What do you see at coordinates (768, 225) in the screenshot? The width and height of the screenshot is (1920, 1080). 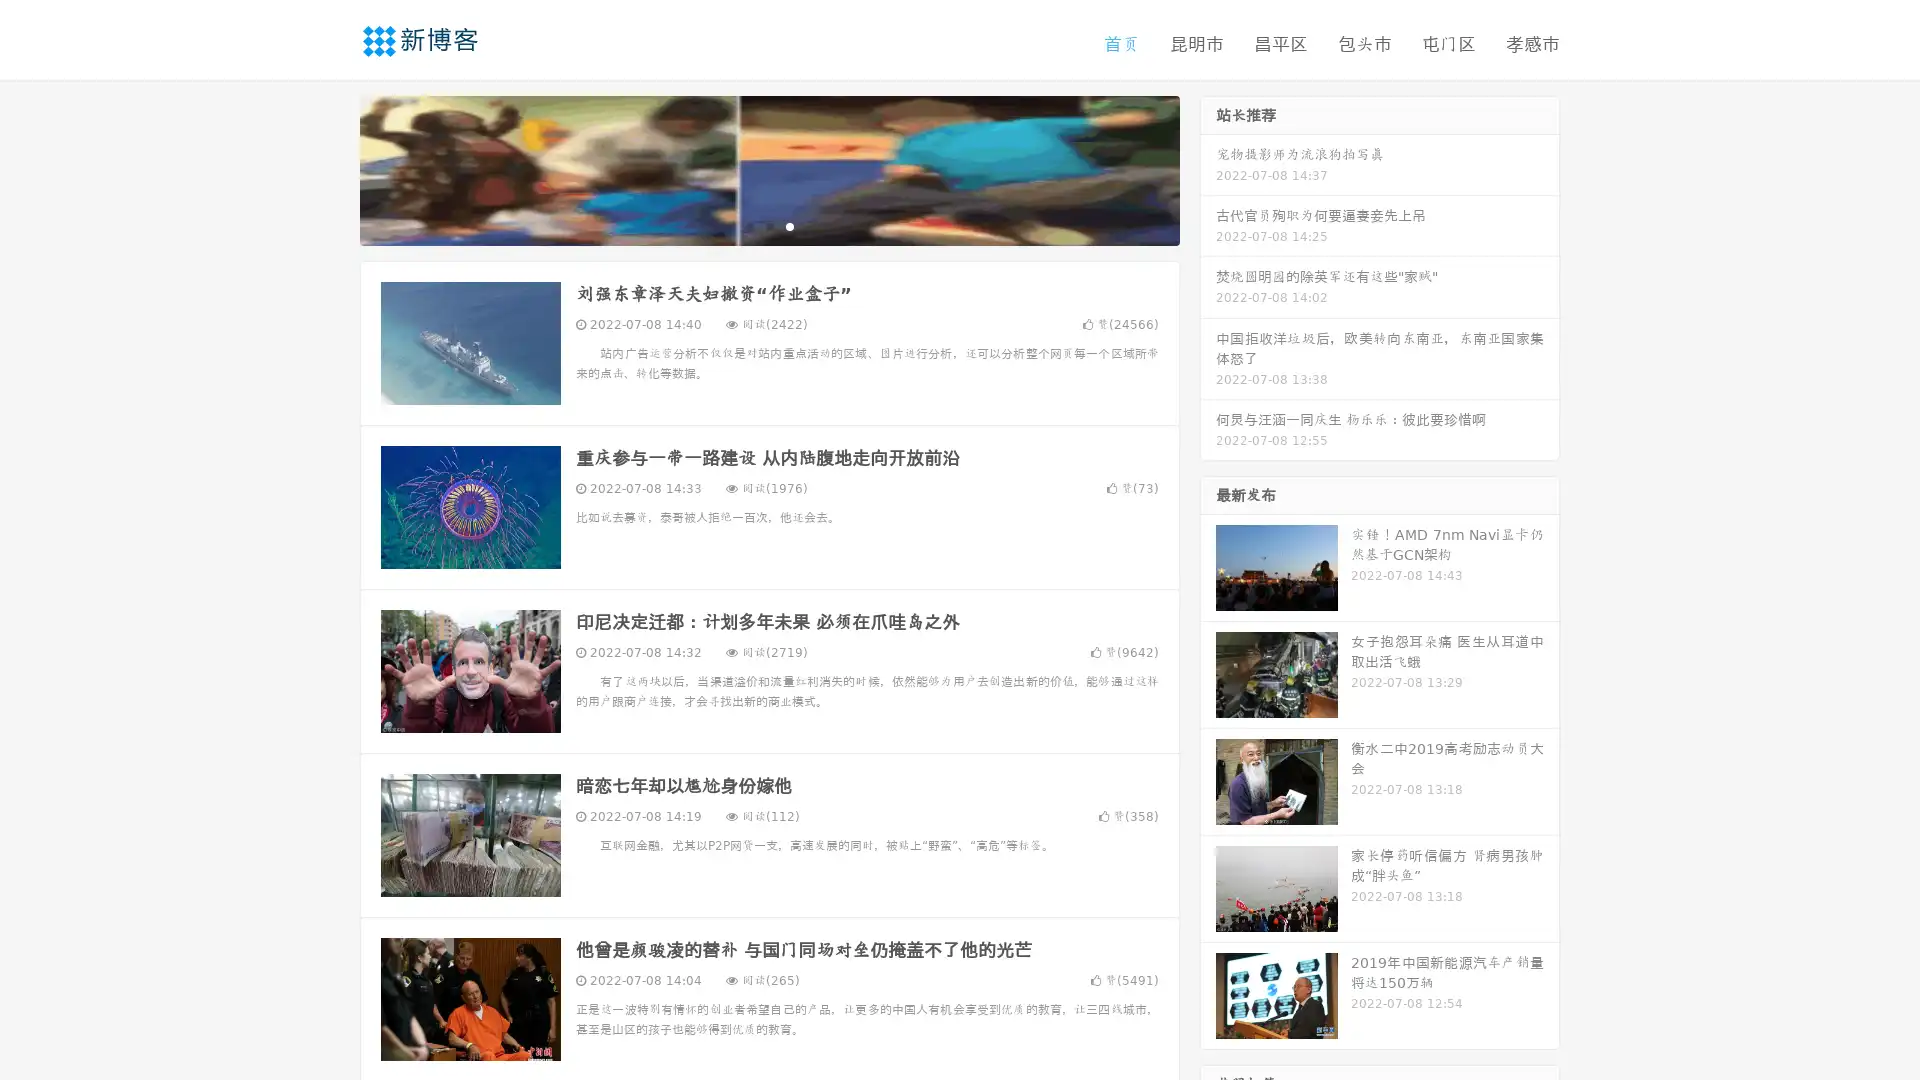 I see `Go to slide 2` at bounding box center [768, 225].